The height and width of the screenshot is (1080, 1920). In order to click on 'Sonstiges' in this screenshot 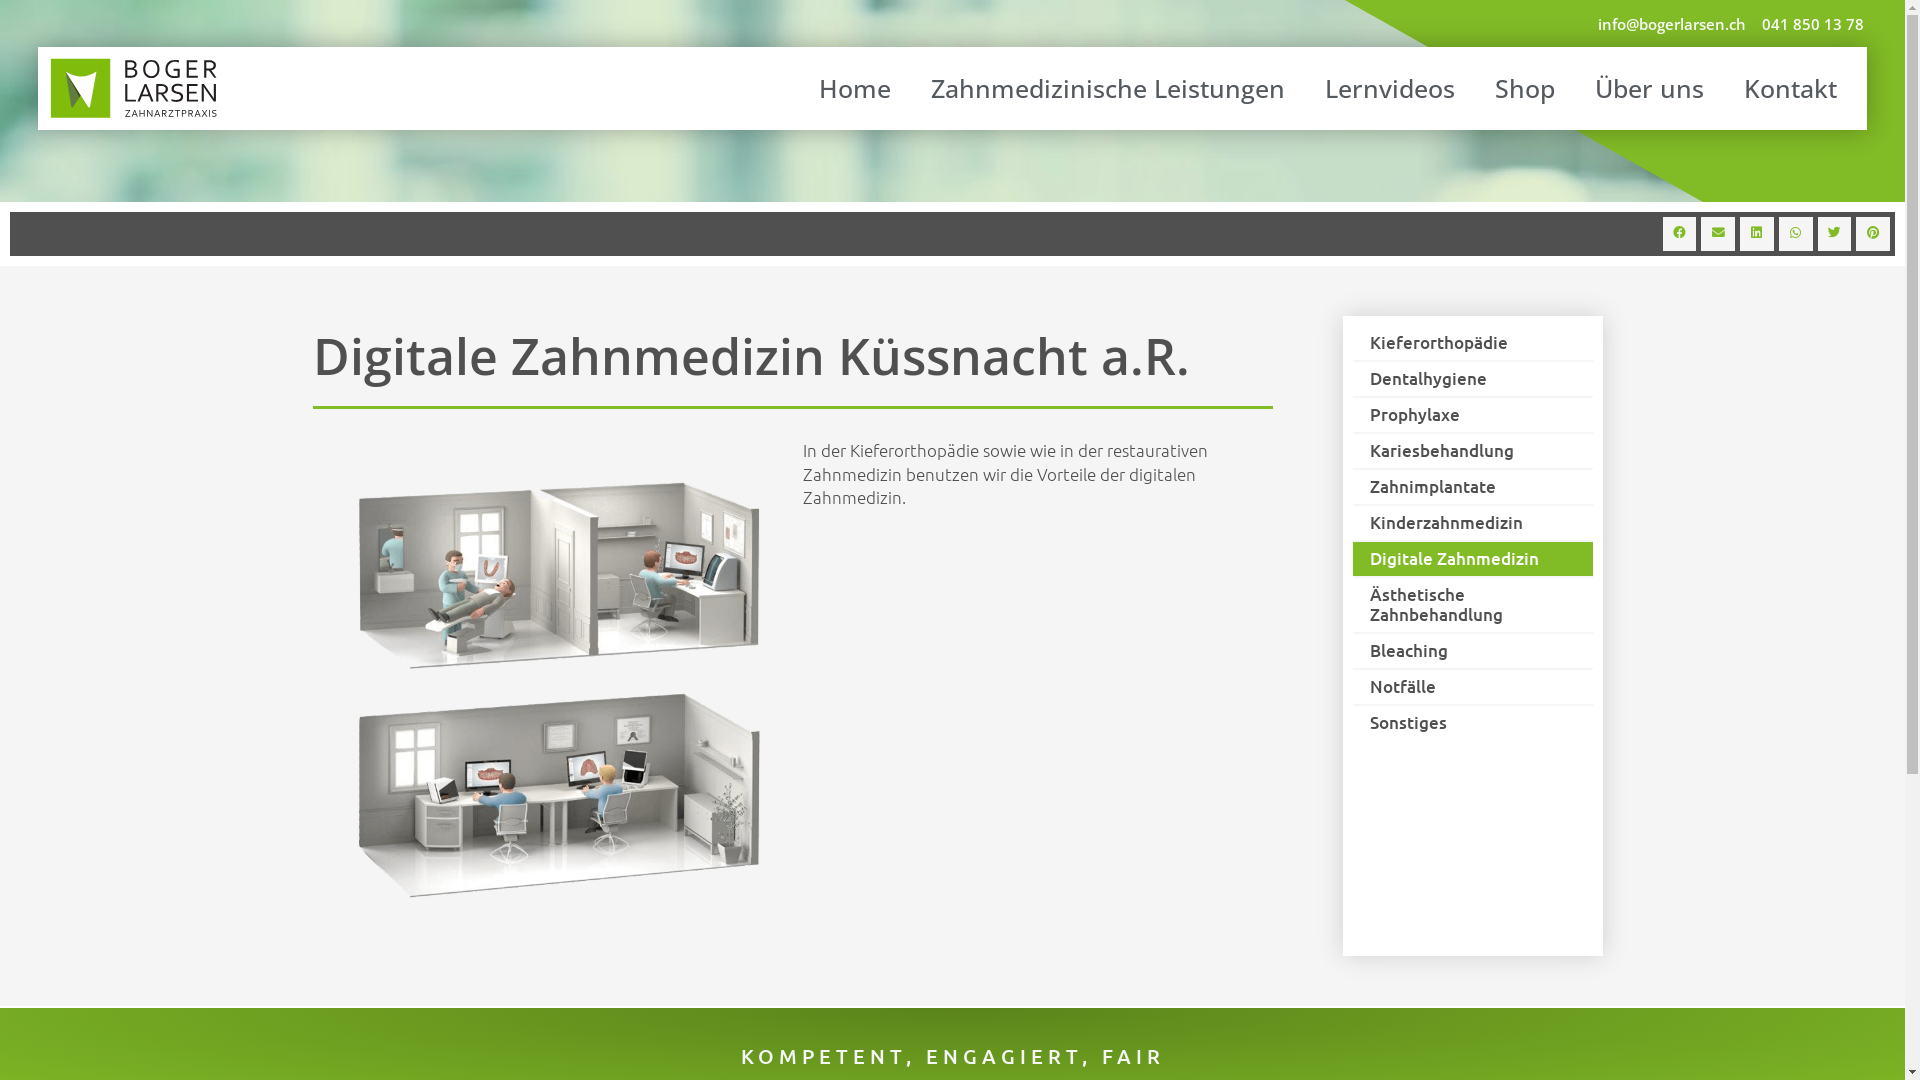, I will do `click(1472, 722)`.